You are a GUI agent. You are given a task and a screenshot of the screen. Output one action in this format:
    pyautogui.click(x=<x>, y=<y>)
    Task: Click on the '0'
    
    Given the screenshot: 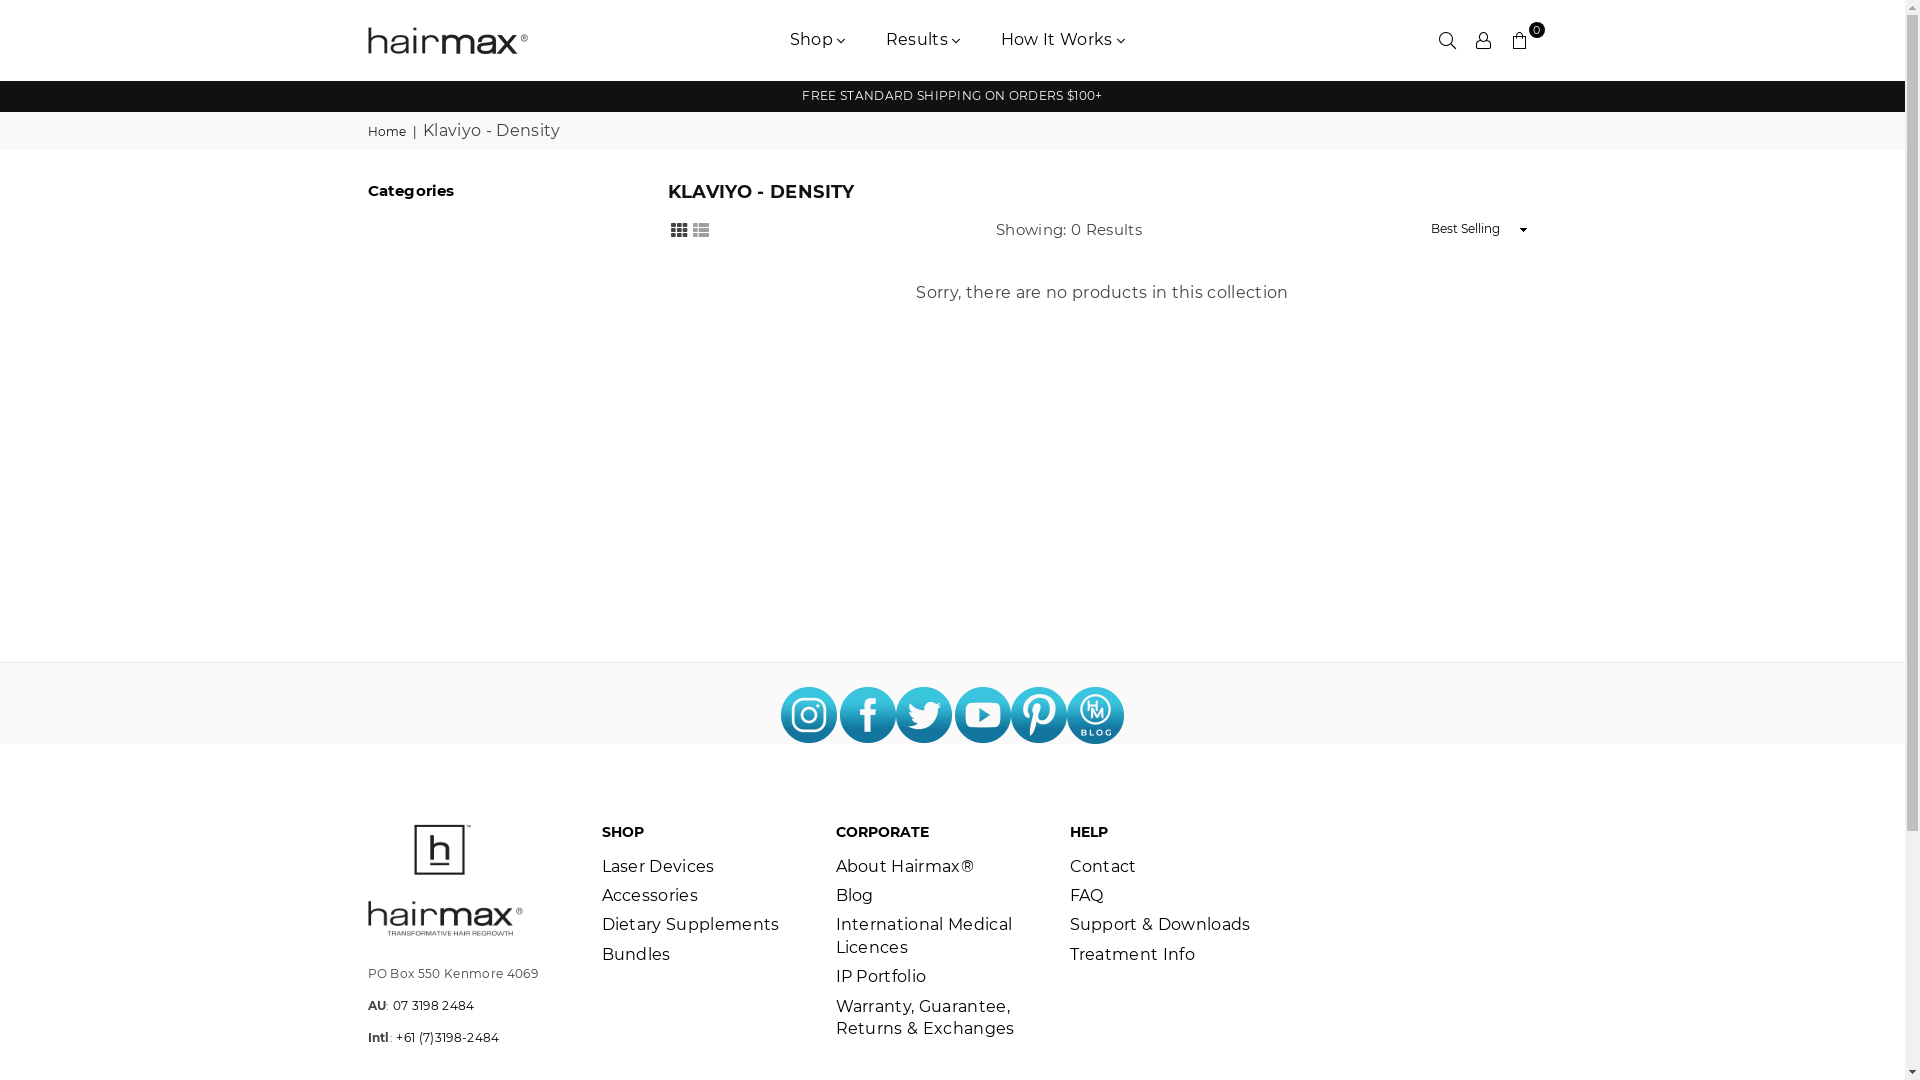 What is the action you would take?
    pyautogui.click(x=1520, y=39)
    